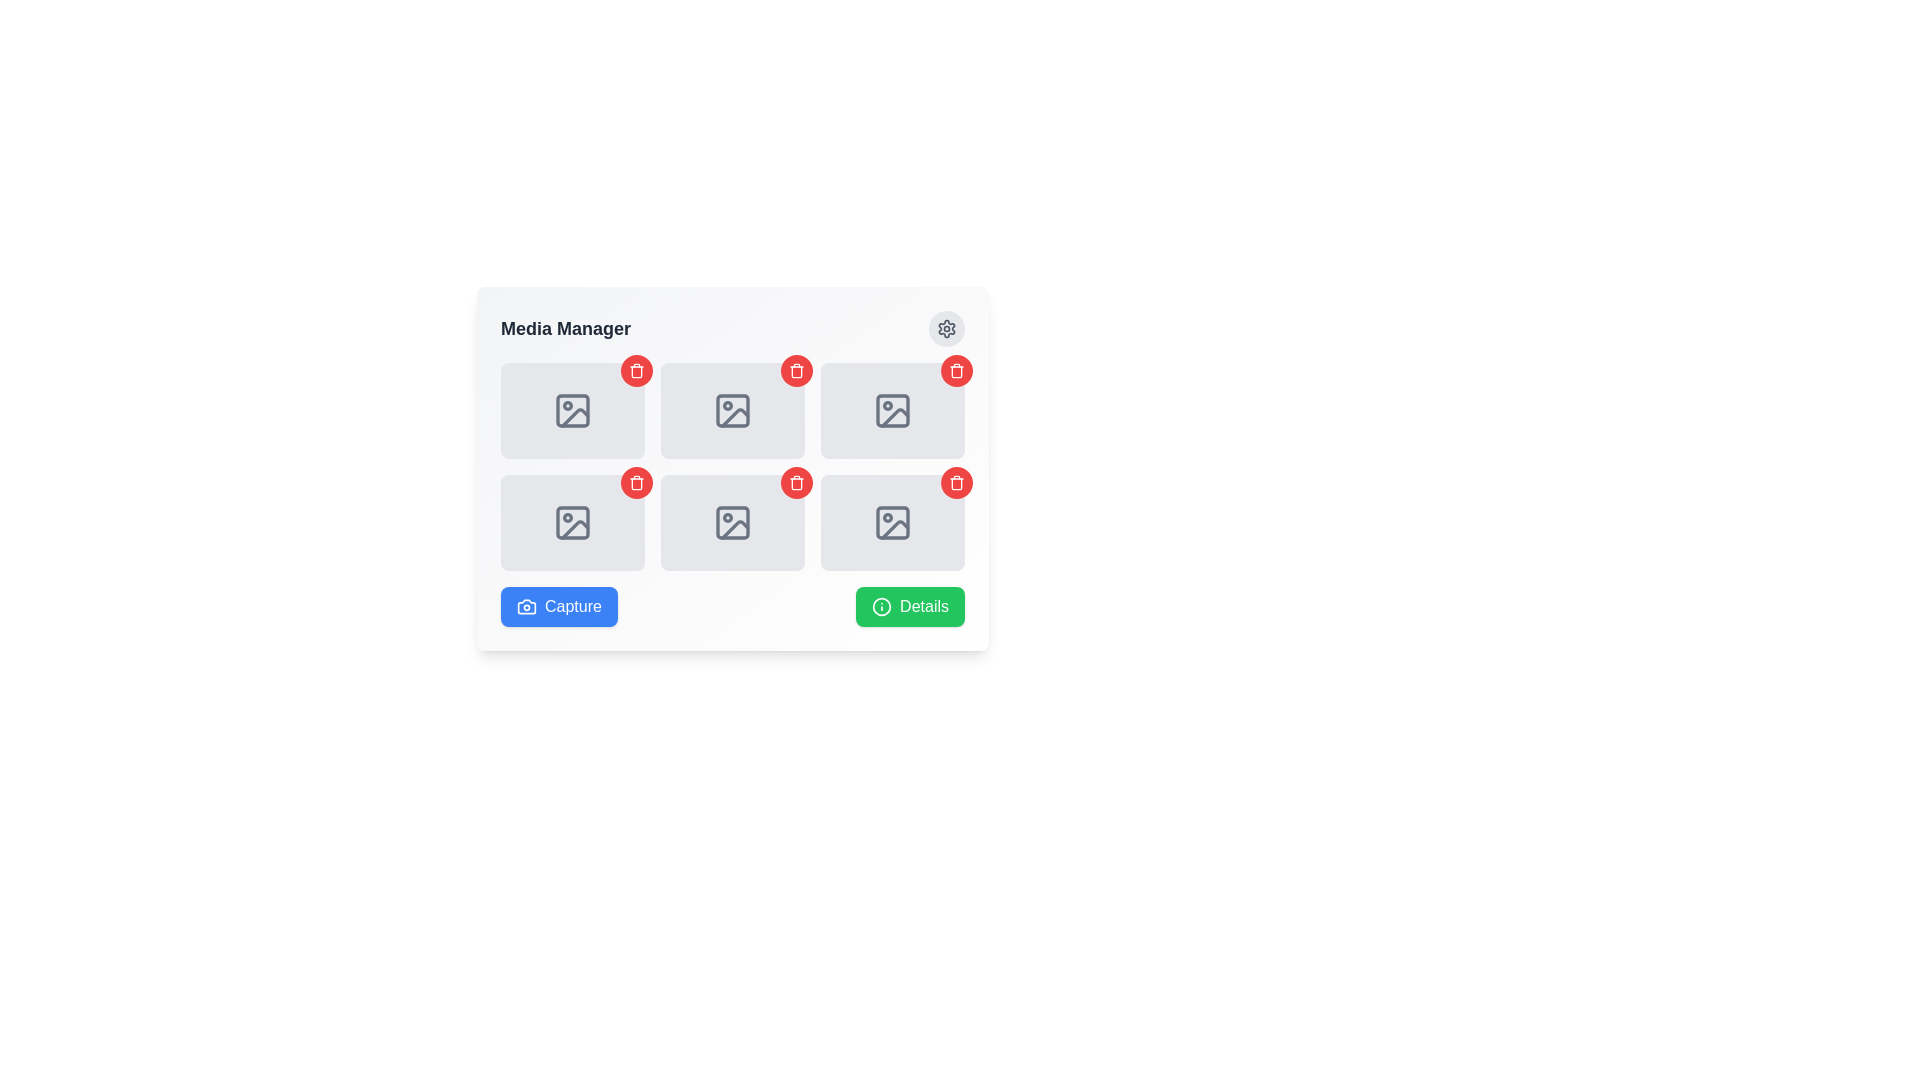 The height and width of the screenshot is (1080, 1920). I want to click on the graphical element resembling a mountain range within the SVG icon in the media management panel, so click(734, 528).